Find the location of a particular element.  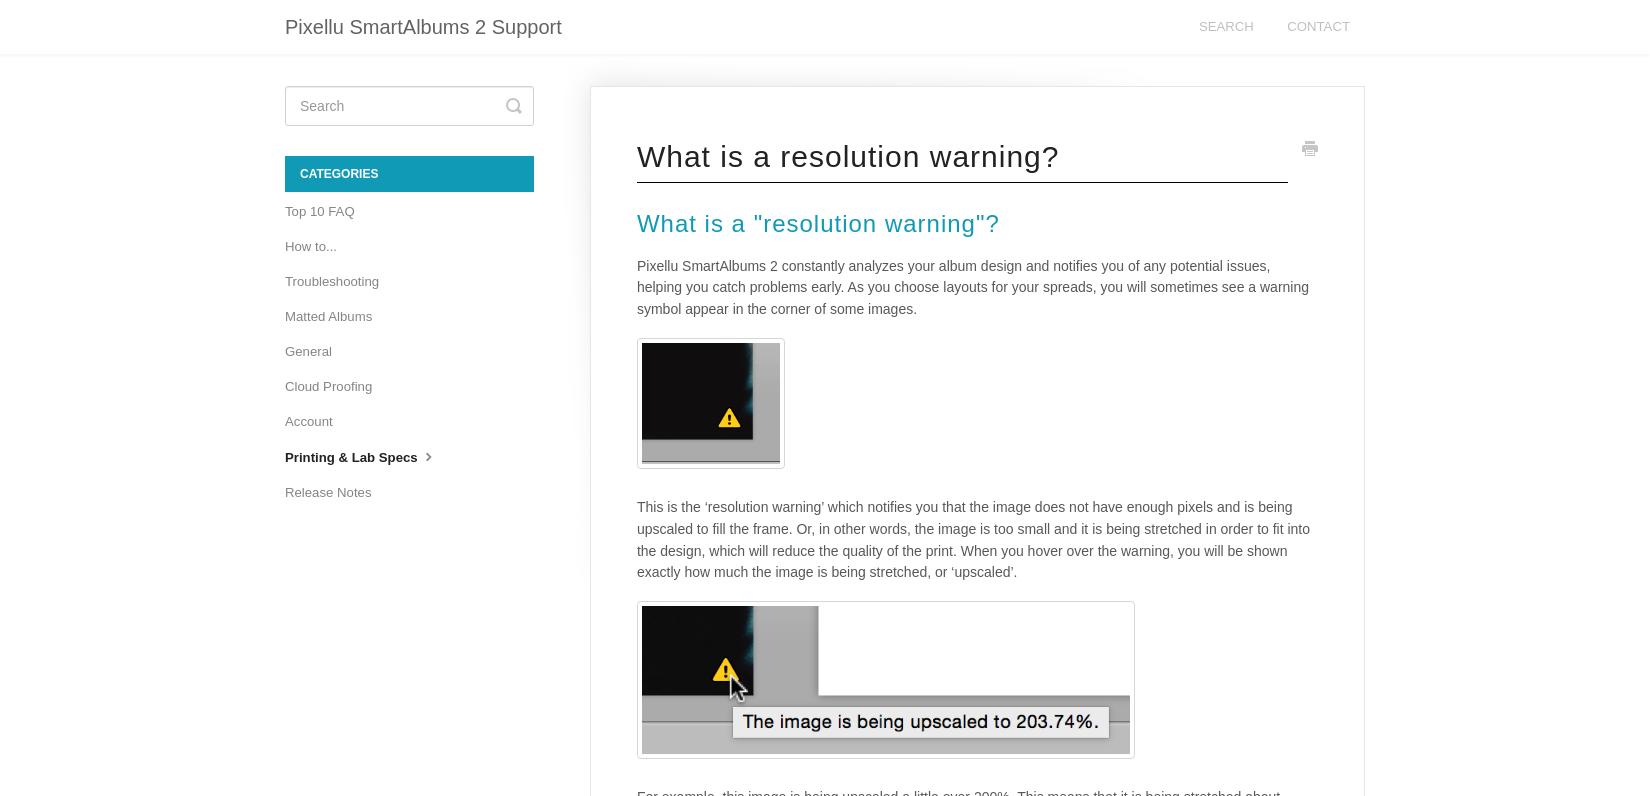

'This is the ‘resolution warning’ which notifies you that the image does not have enough pixels and is being upscaled to fill the frame. Or, in other words, the image is too small and it is being stretched in order to fit into the design, which will reduce the quality of the print. When you hover over the warning, you will be shown exactly how much the image is being stretched, or ‘upscaled’.' is located at coordinates (973, 538).